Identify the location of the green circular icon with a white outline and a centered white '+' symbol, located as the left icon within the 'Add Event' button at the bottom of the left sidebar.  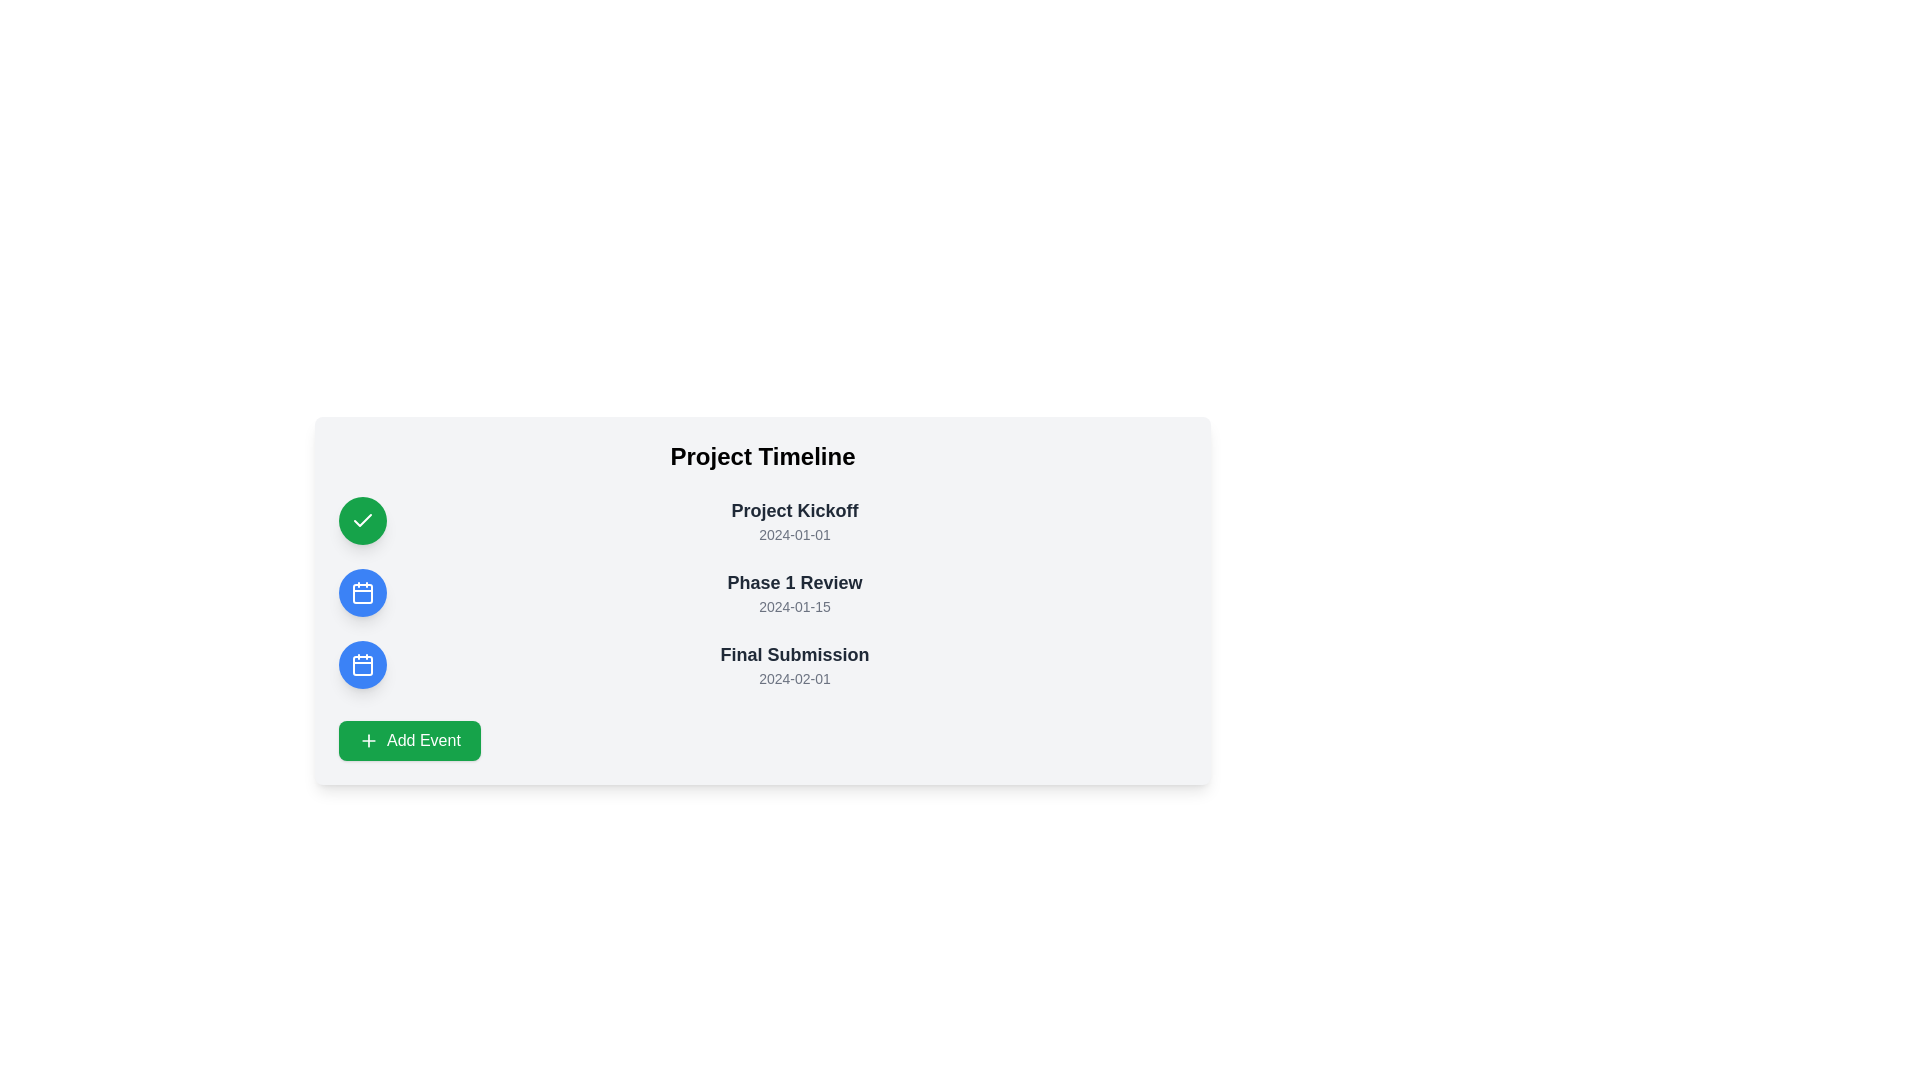
(369, 740).